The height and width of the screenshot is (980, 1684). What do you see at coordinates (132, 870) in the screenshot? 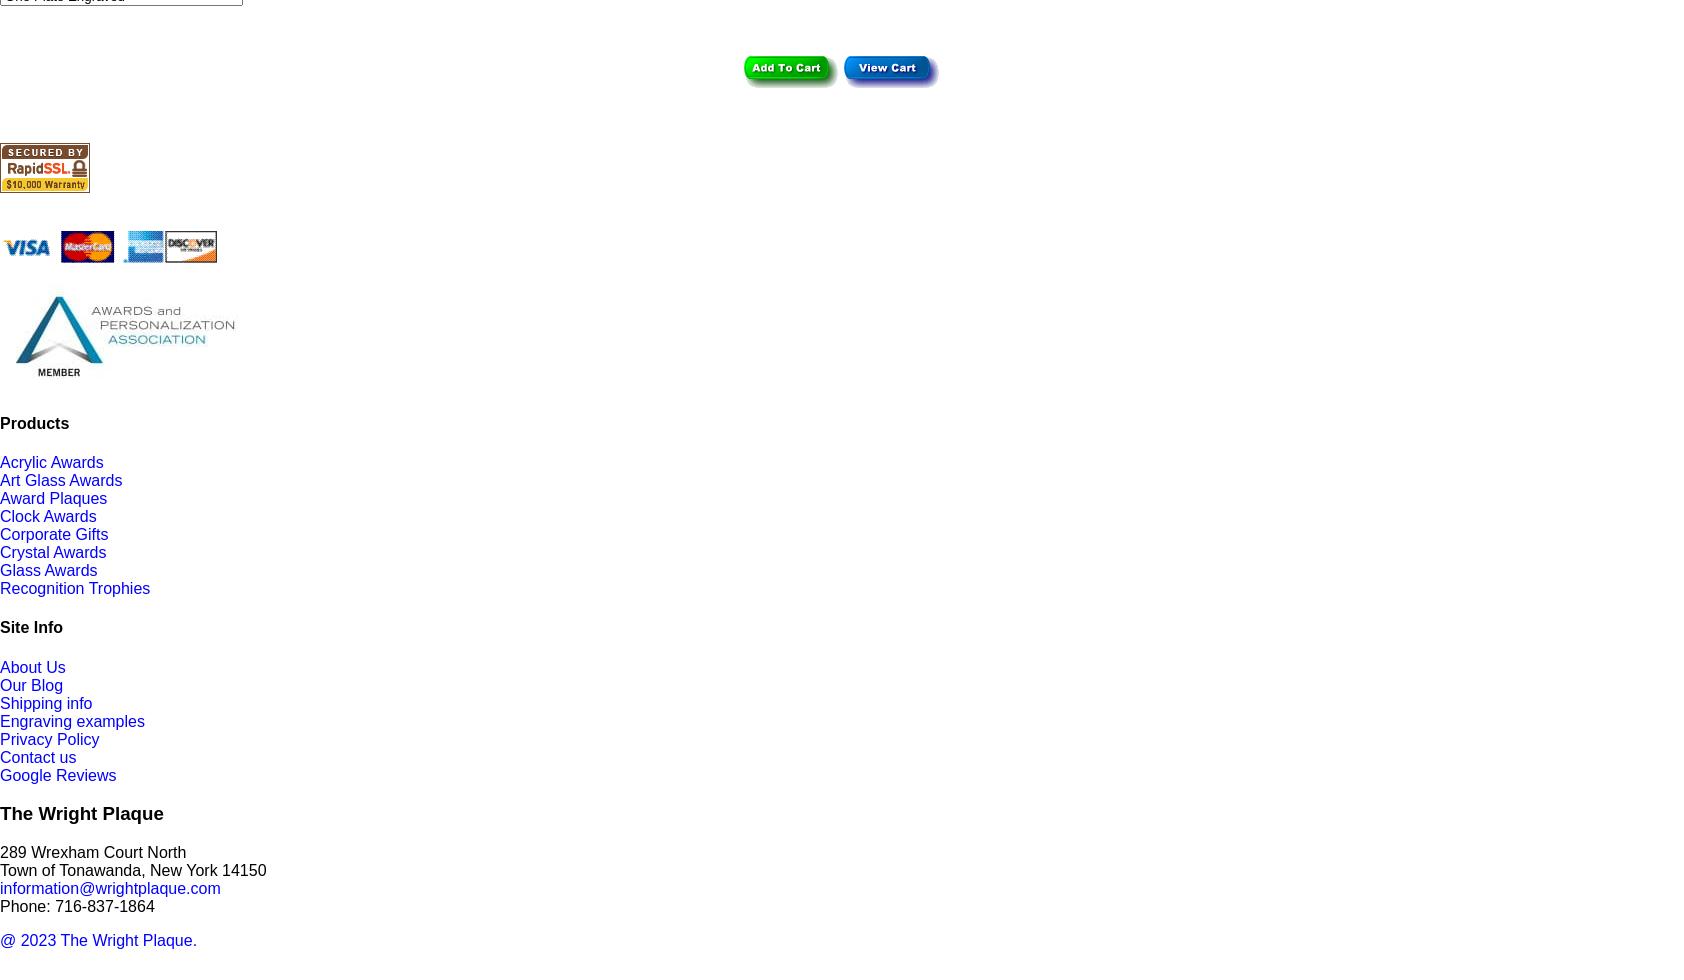
I see `'Town of Tonawanda, New York   14150'` at bounding box center [132, 870].